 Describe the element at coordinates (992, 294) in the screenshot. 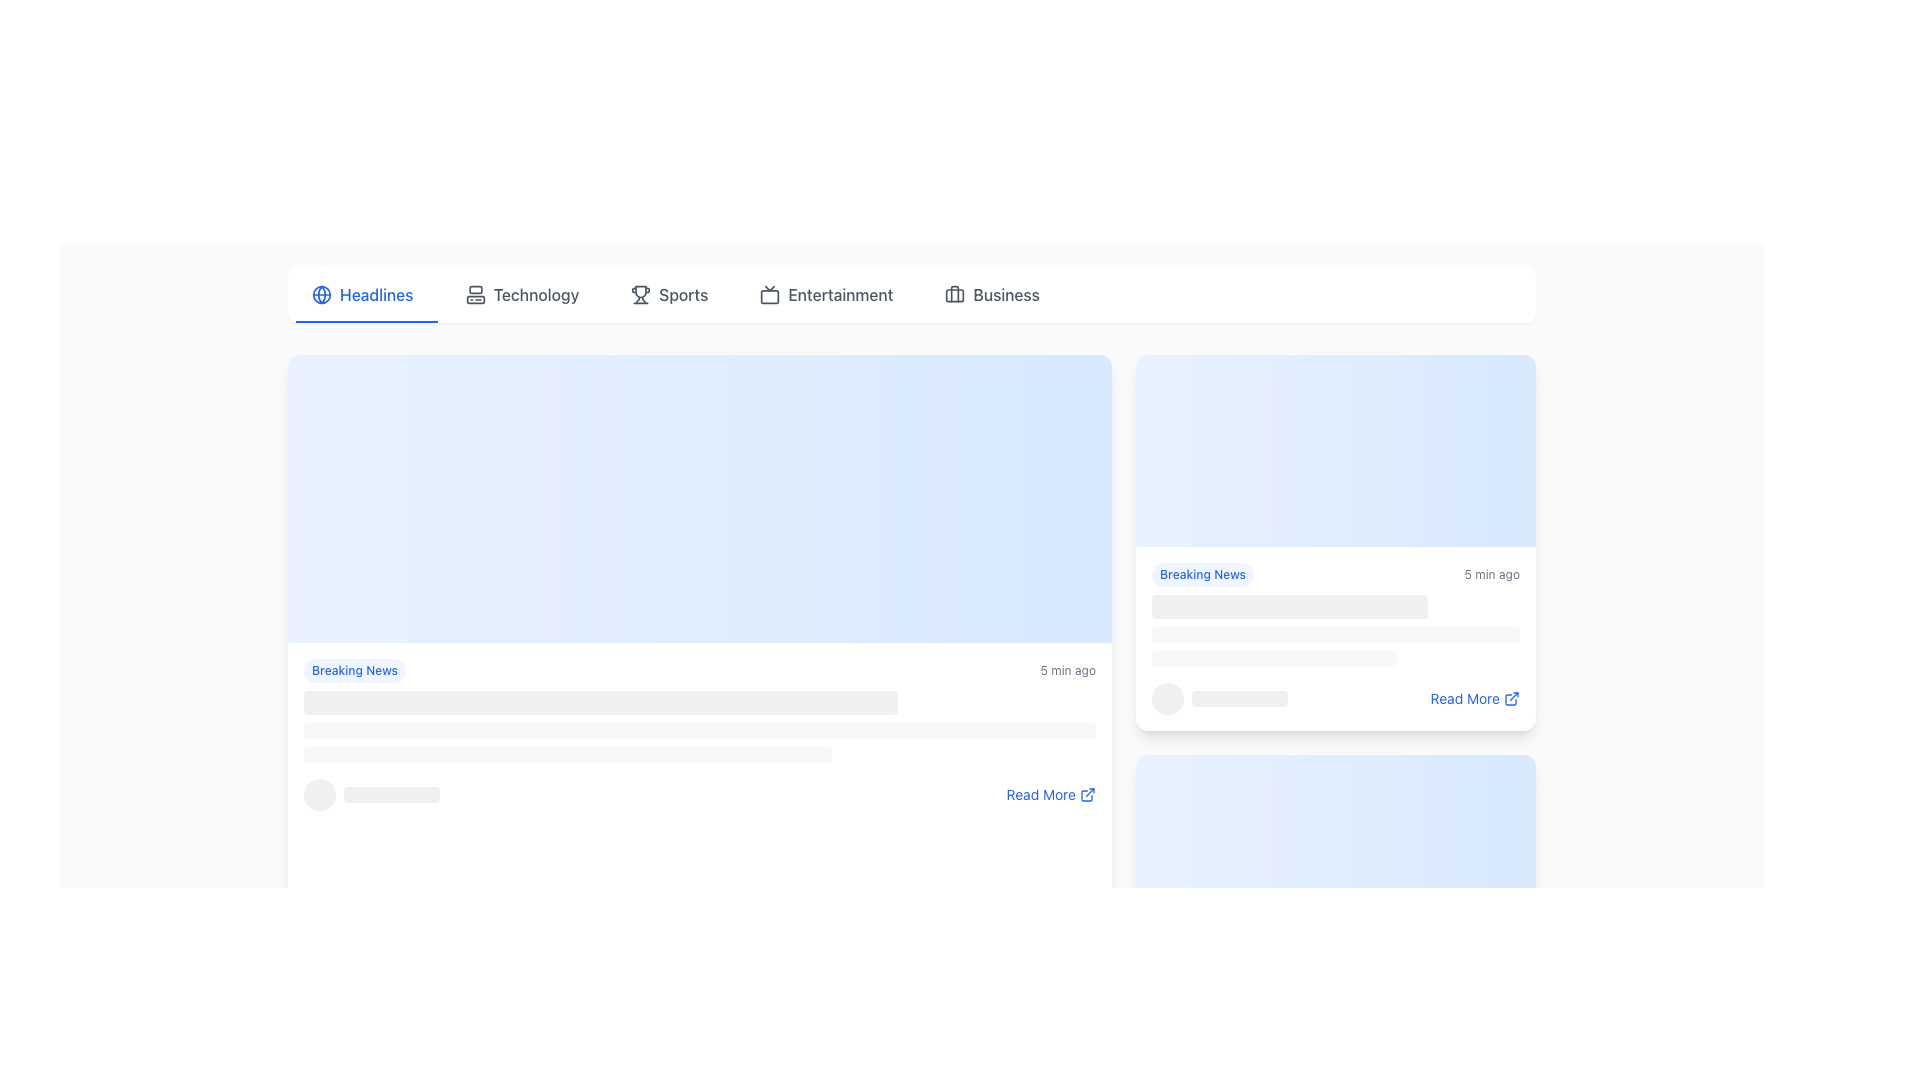

I see `the 'Business' Navigation tab located in the top navigation bar, which is the fifth option in the sequence` at that location.